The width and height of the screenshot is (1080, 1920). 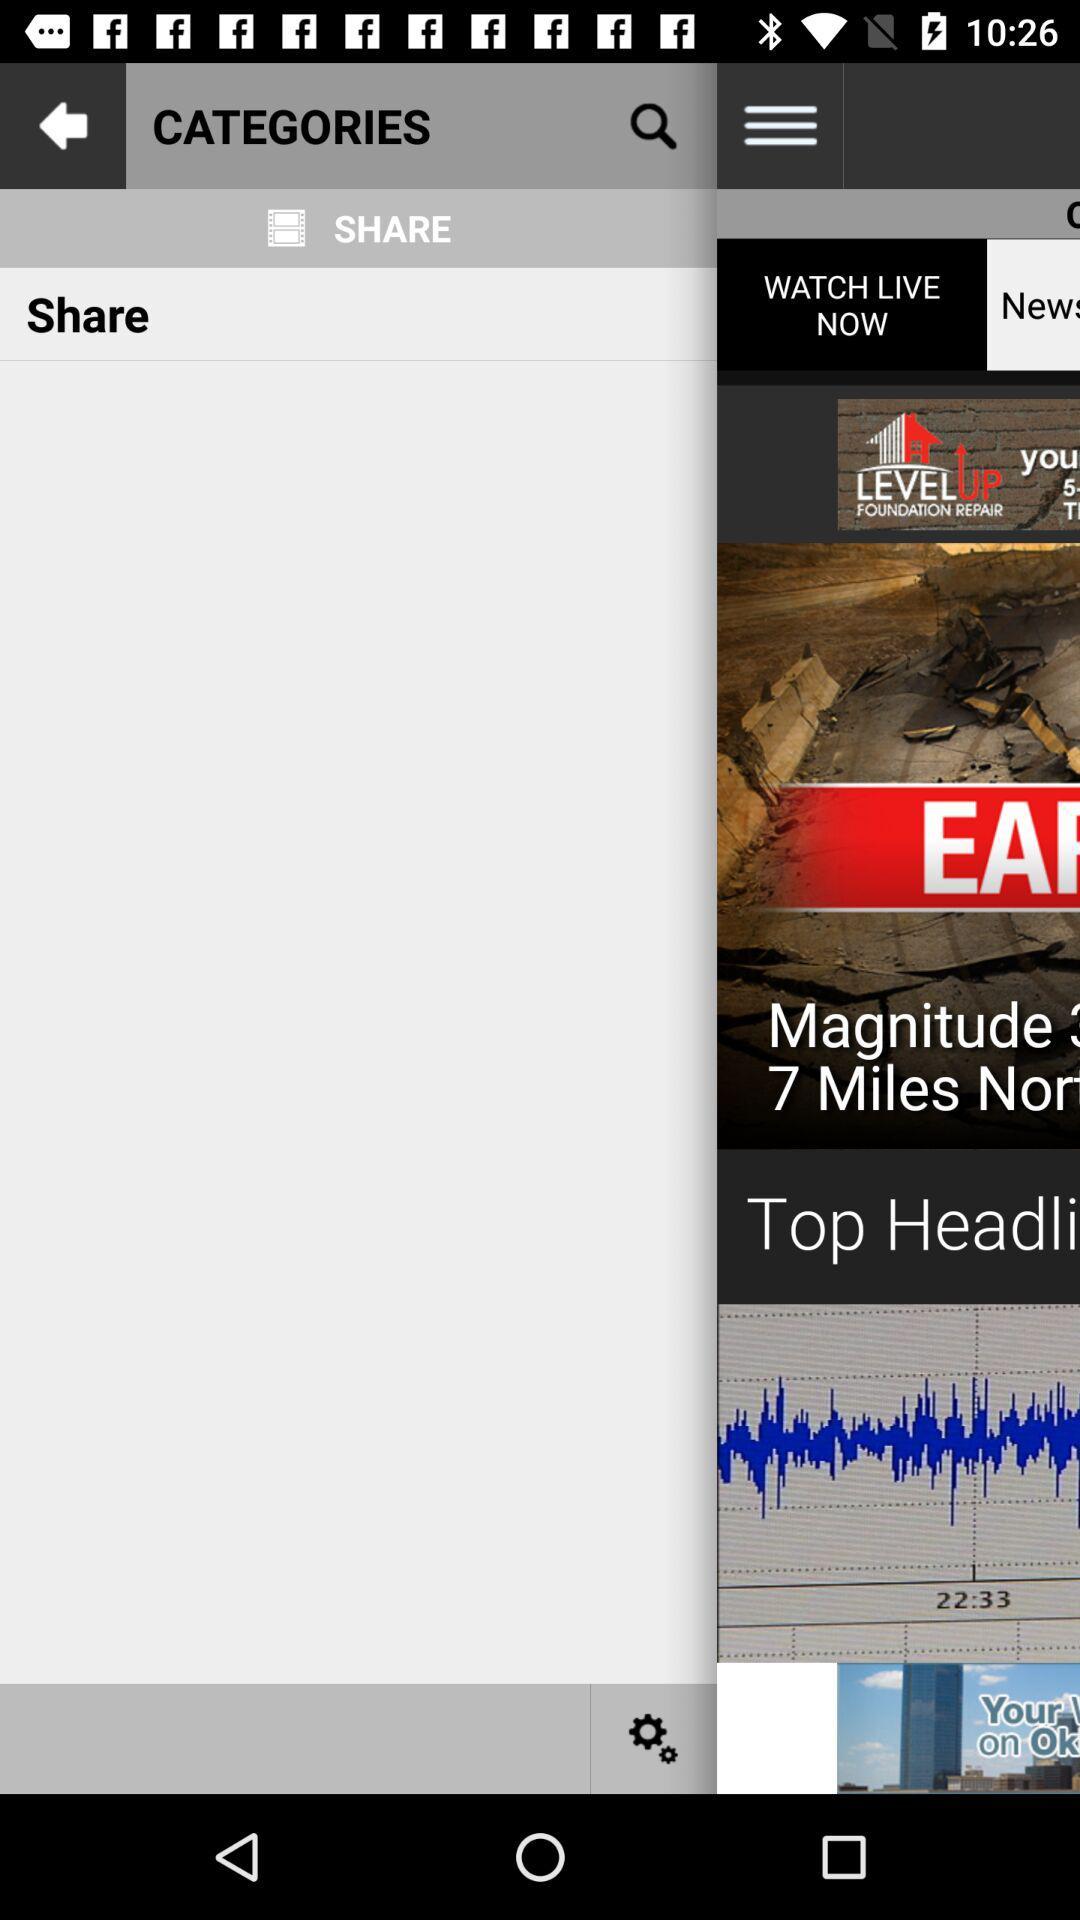 I want to click on the search icon, so click(x=654, y=124).